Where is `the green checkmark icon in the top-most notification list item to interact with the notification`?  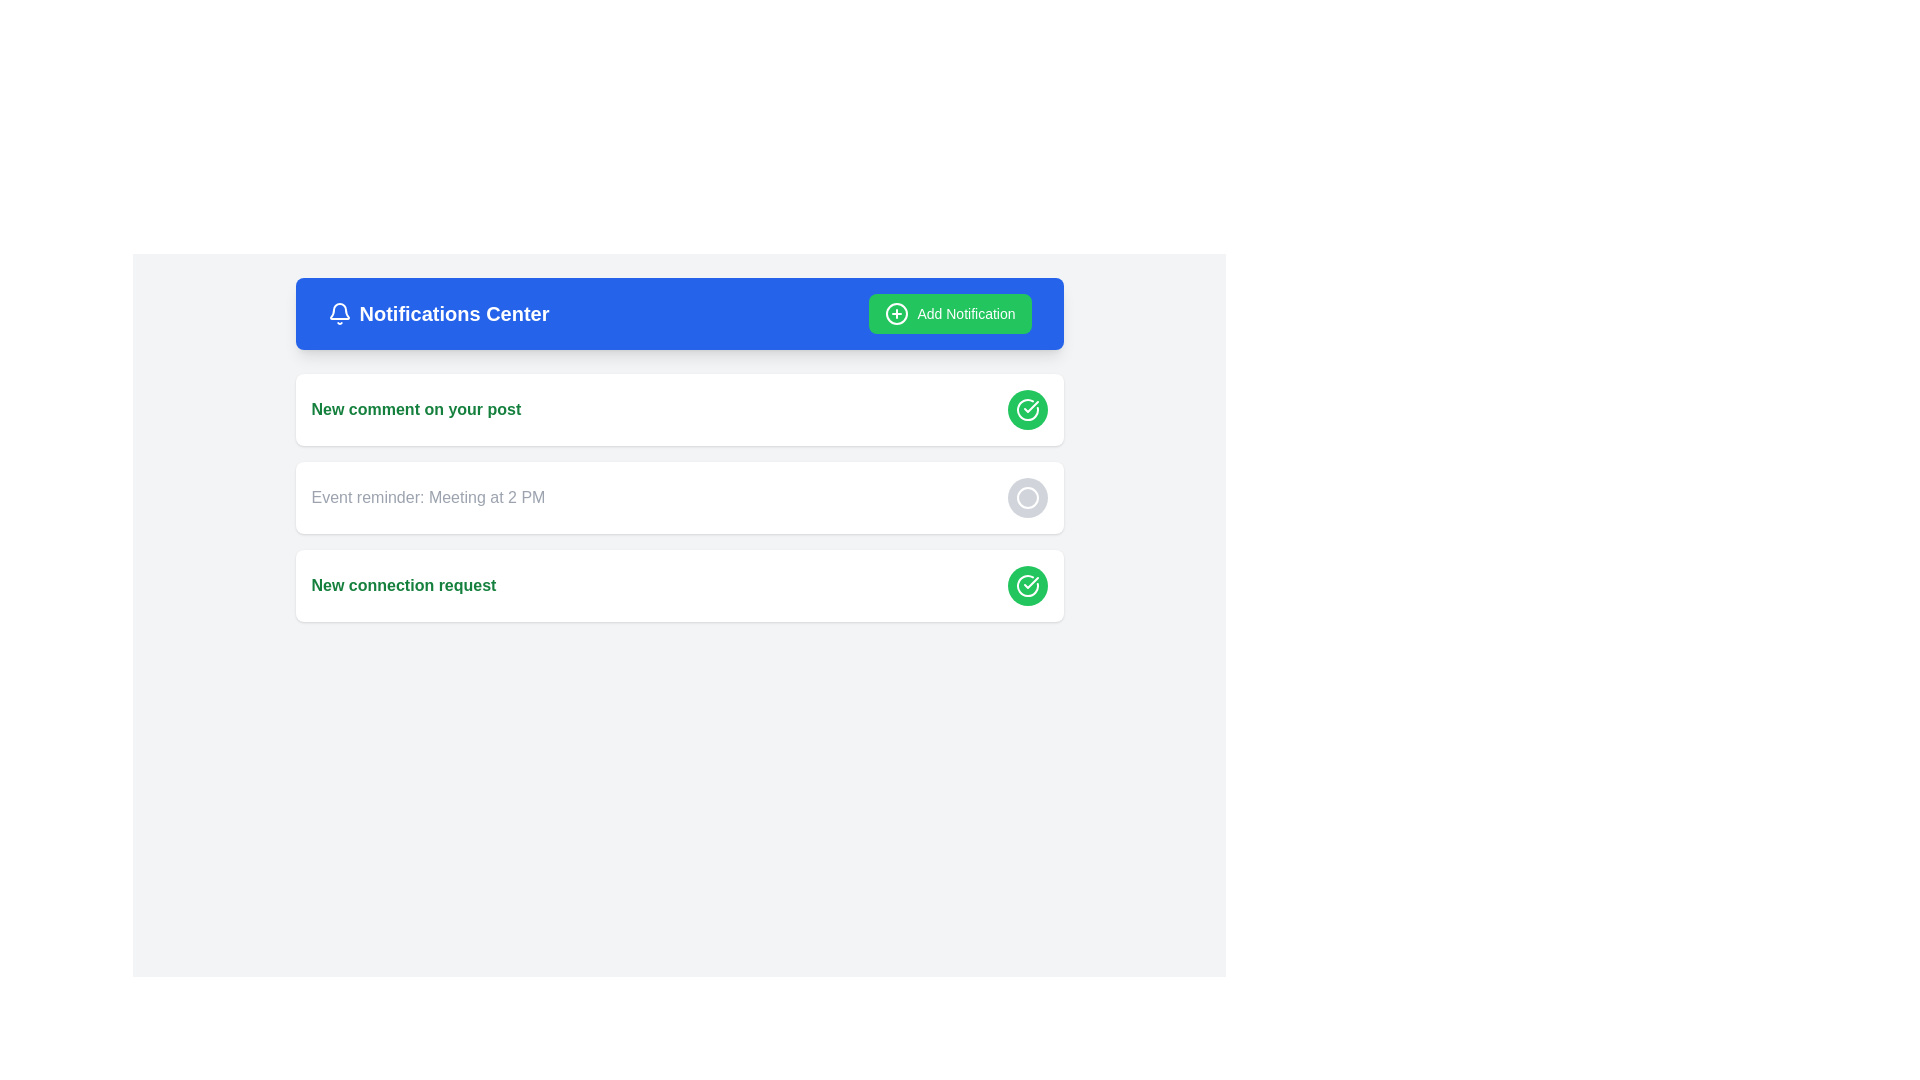
the green checkmark icon in the top-most notification list item to interact with the notification is located at coordinates (1027, 408).